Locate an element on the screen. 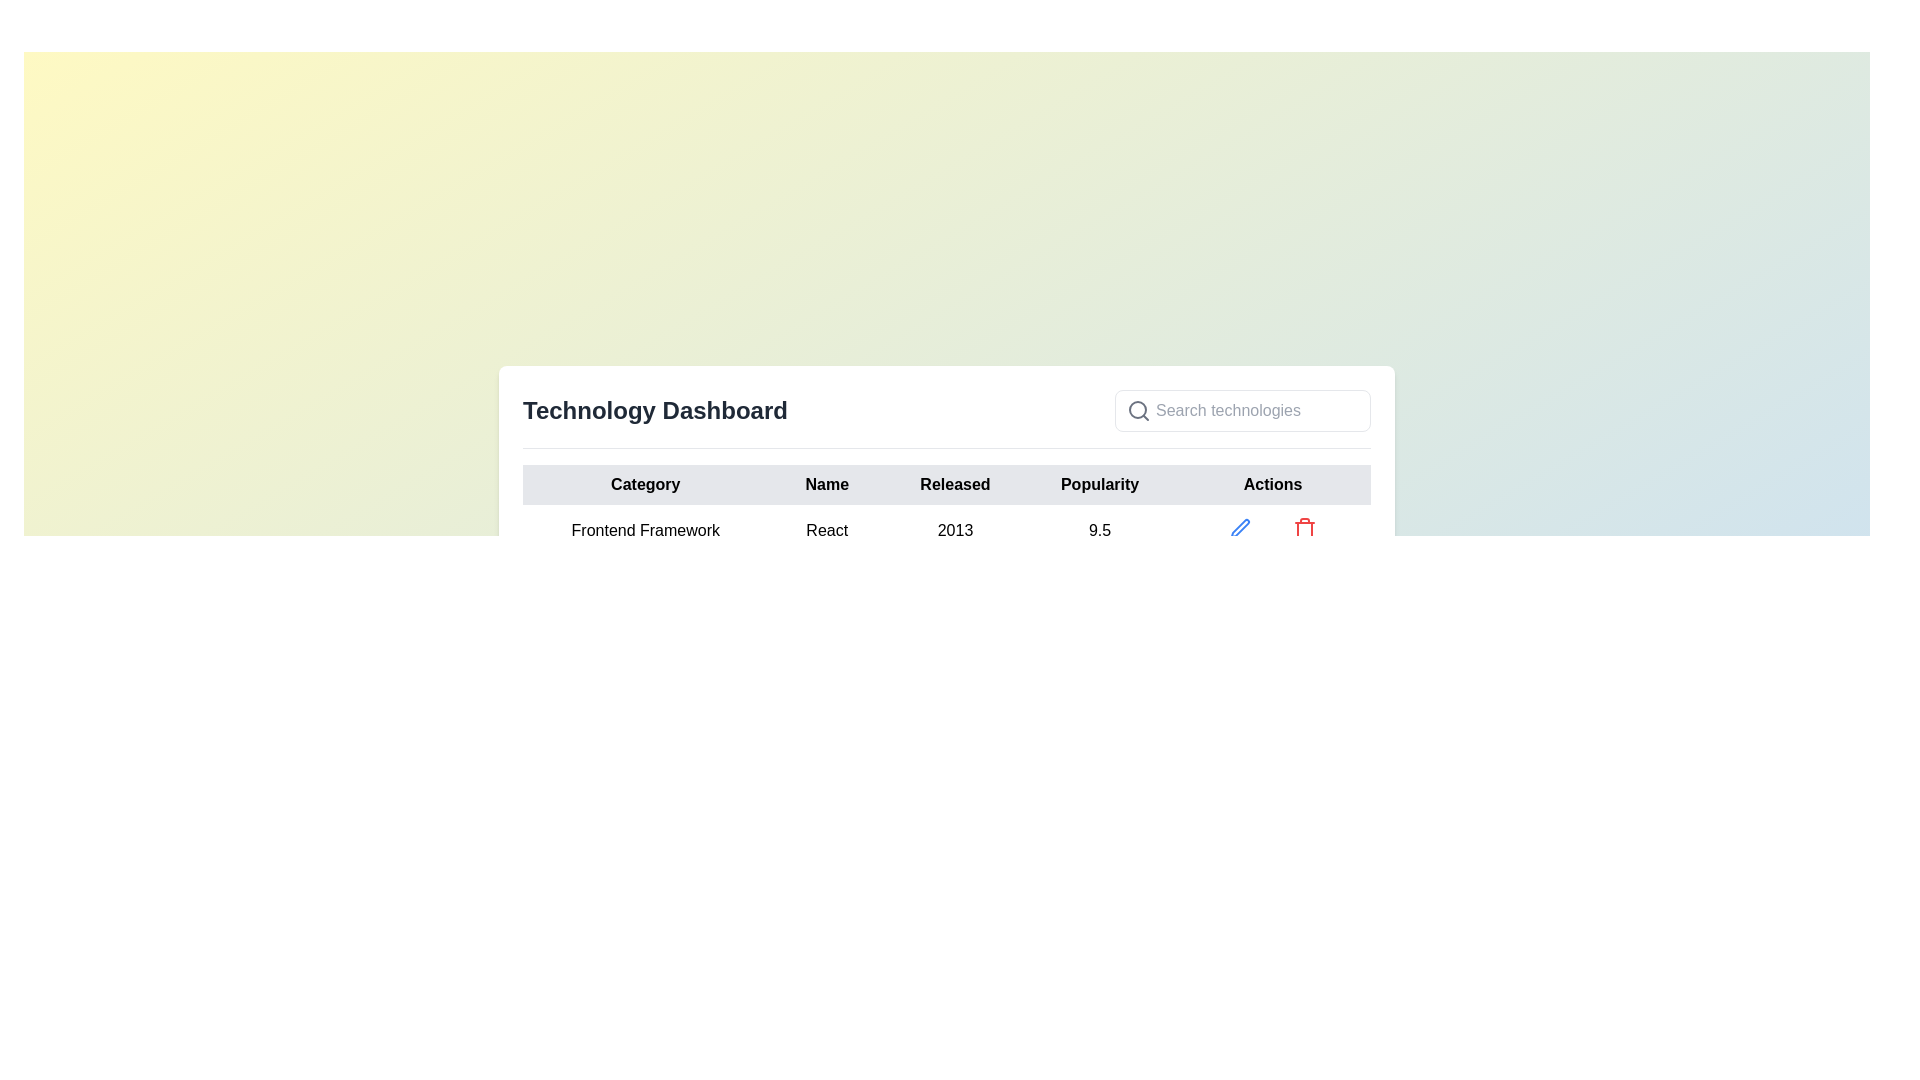 The height and width of the screenshot is (1080, 1920). header labels of the table, which is located at the top of the table structure and spans horizontally across the width of the table is located at coordinates (945, 485).